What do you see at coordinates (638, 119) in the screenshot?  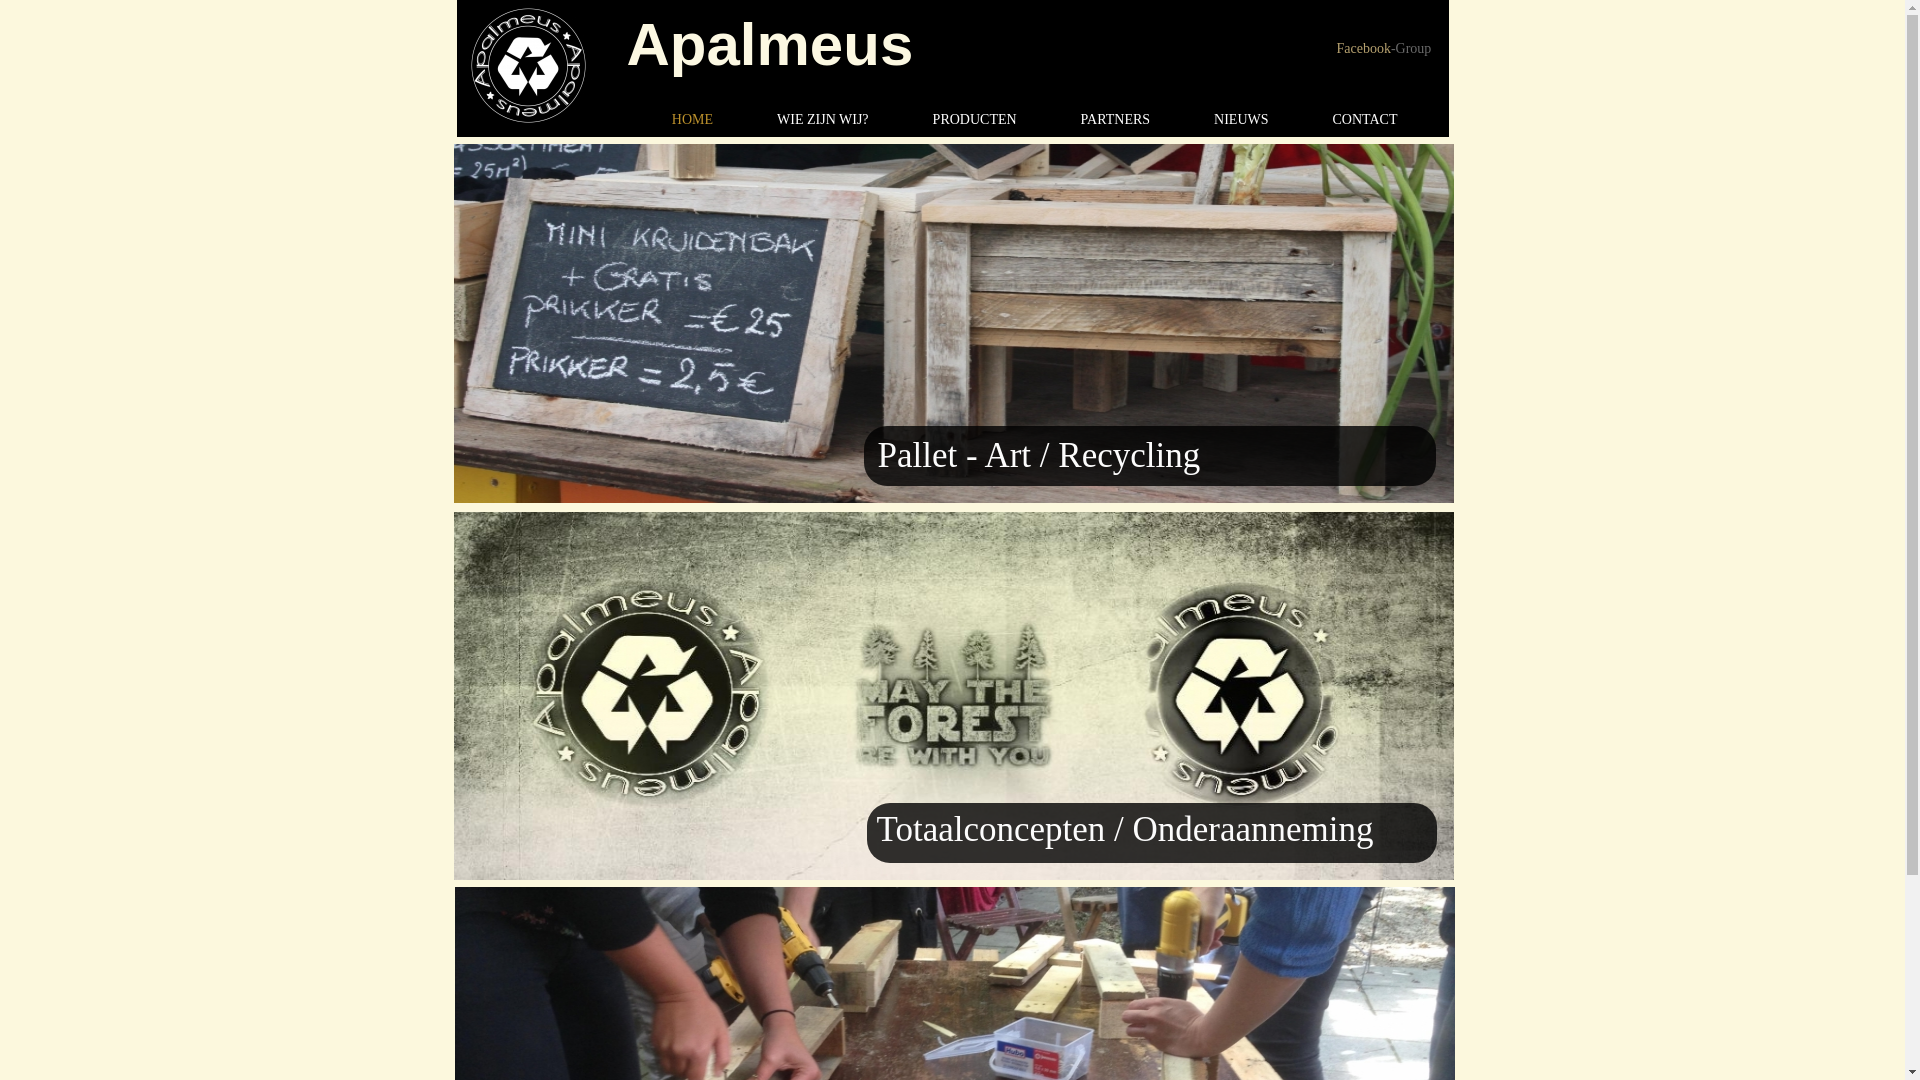 I see `'HOME'` at bounding box center [638, 119].